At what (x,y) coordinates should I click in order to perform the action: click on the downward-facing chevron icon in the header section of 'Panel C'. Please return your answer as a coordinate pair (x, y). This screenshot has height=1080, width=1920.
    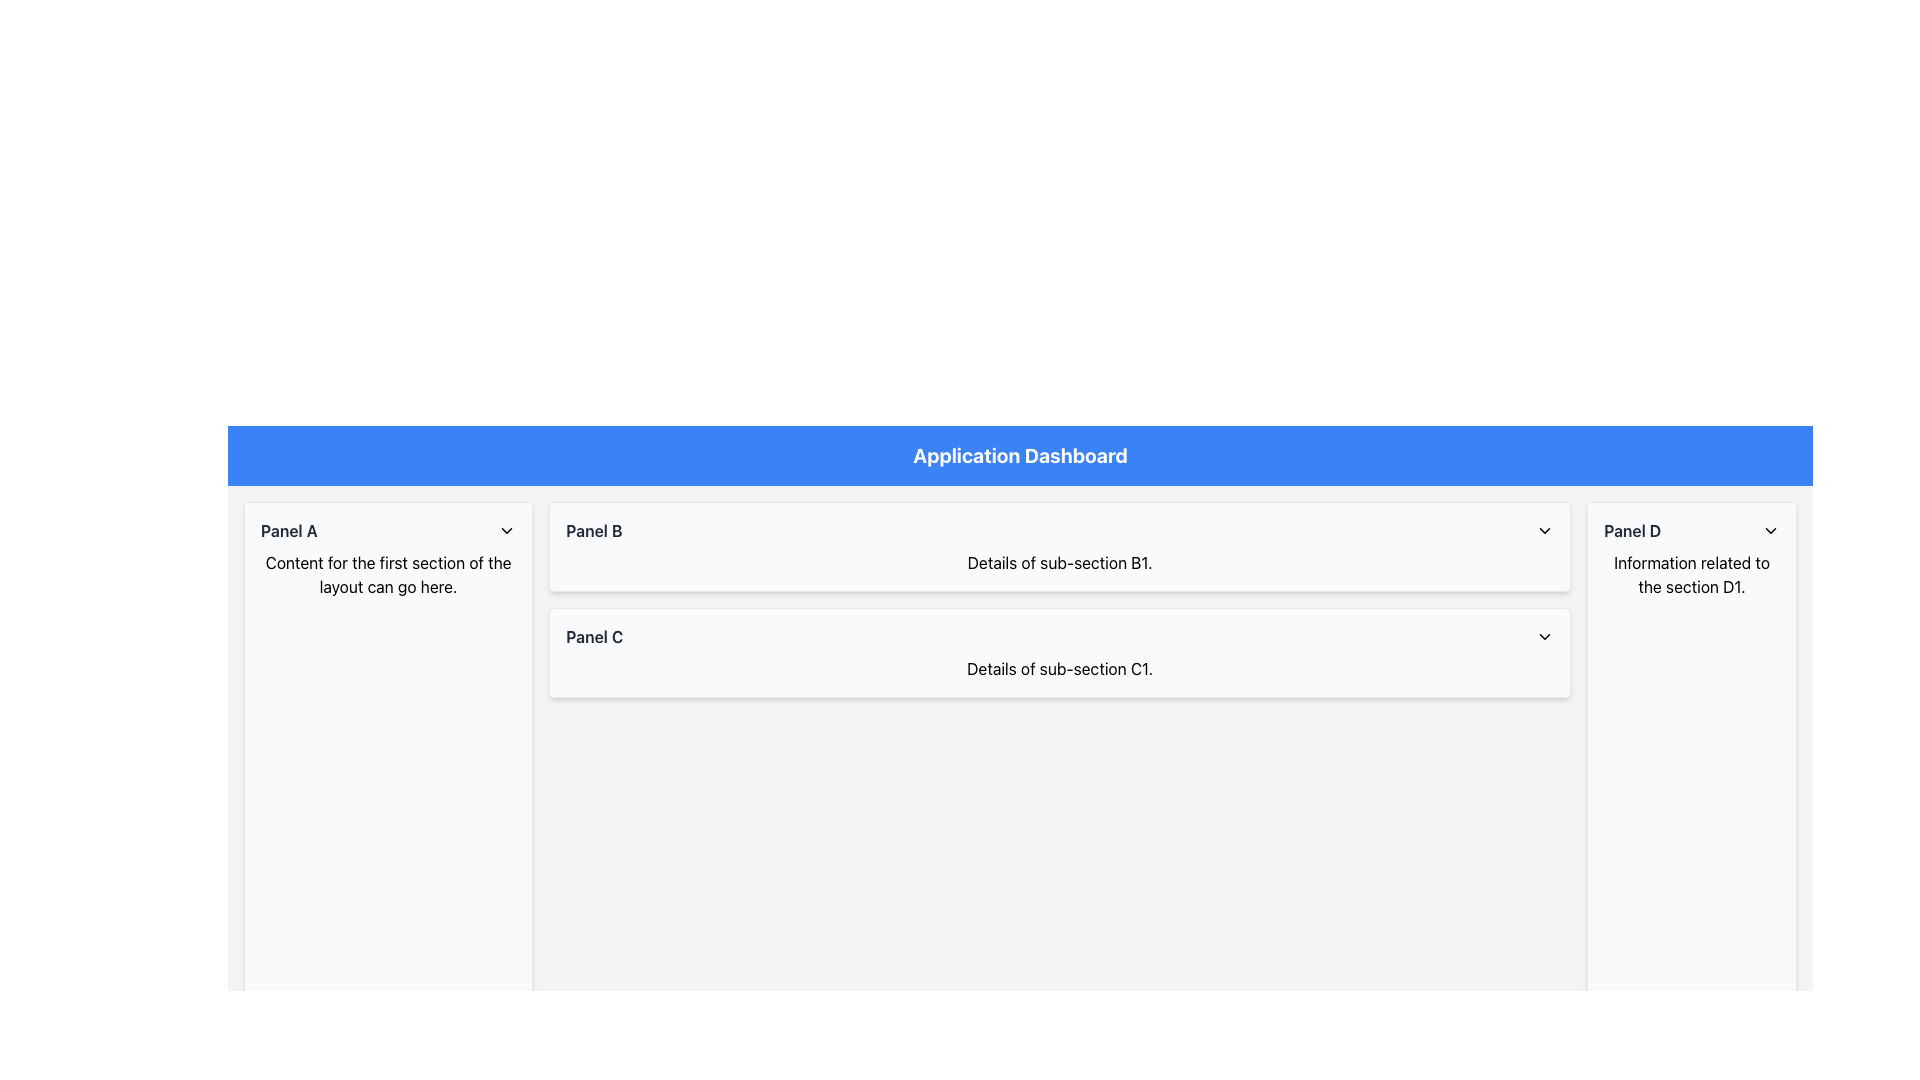
    Looking at the image, I should click on (1544, 636).